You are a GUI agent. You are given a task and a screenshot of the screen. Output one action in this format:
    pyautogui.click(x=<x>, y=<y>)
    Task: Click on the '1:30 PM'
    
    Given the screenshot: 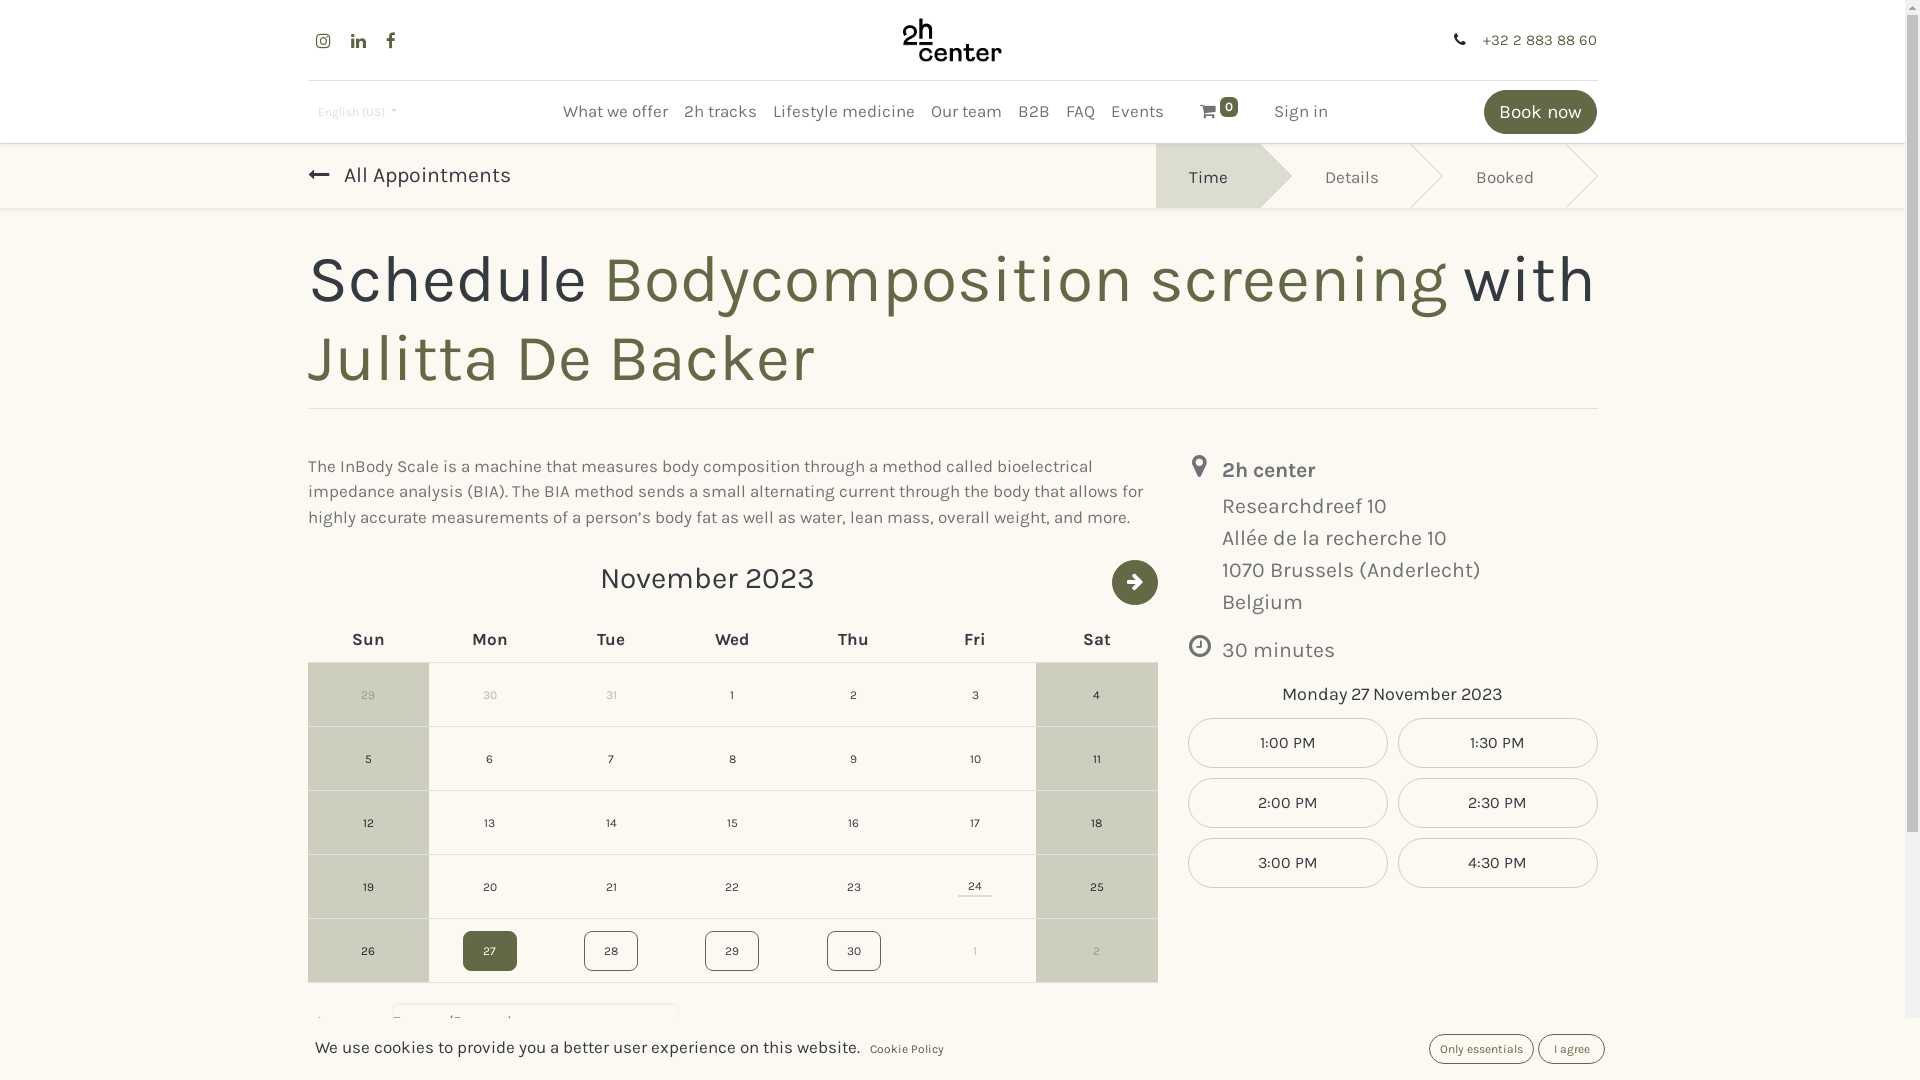 What is the action you would take?
    pyautogui.click(x=1497, y=743)
    